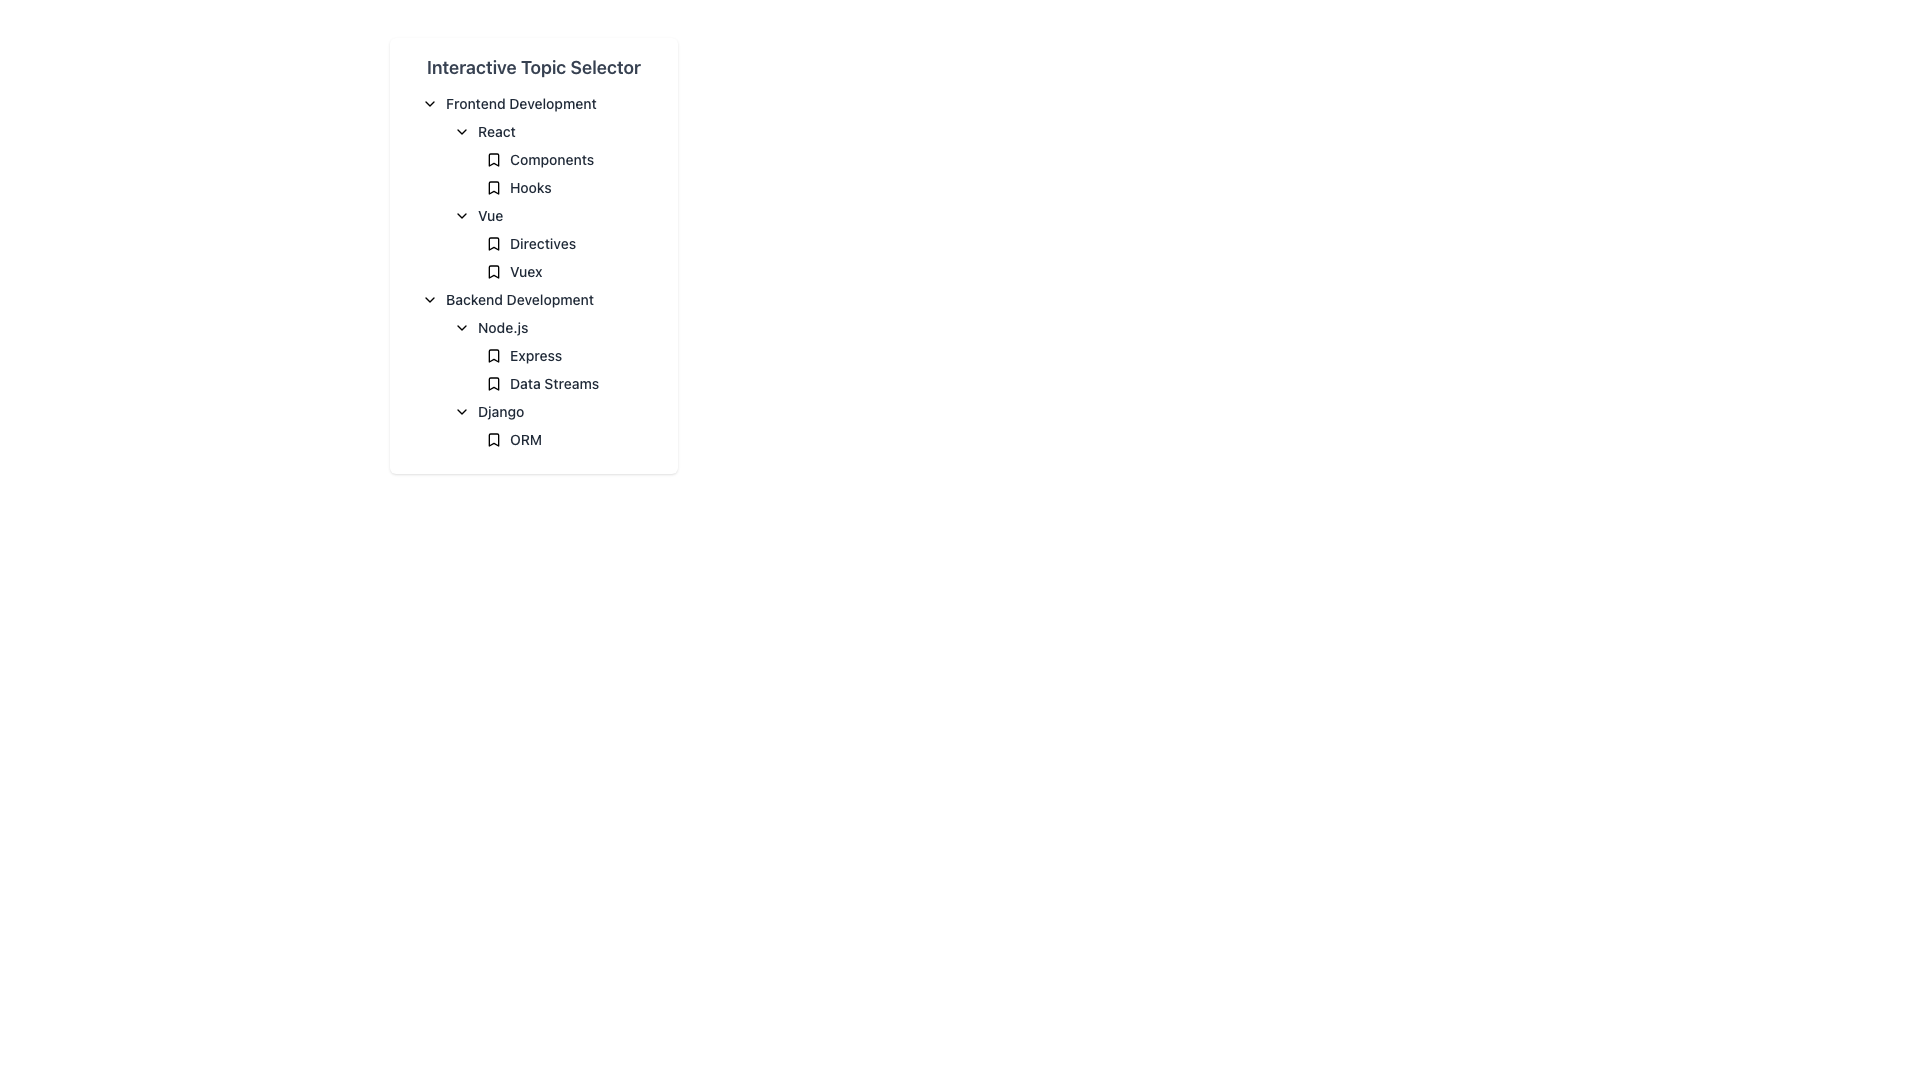 This screenshot has width=1920, height=1080. What do you see at coordinates (460, 216) in the screenshot?
I see `the Chevron Down icon that expands or collapses the list of options associated with 'Vue' to observe visual changes` at bounding box center [460, 216].